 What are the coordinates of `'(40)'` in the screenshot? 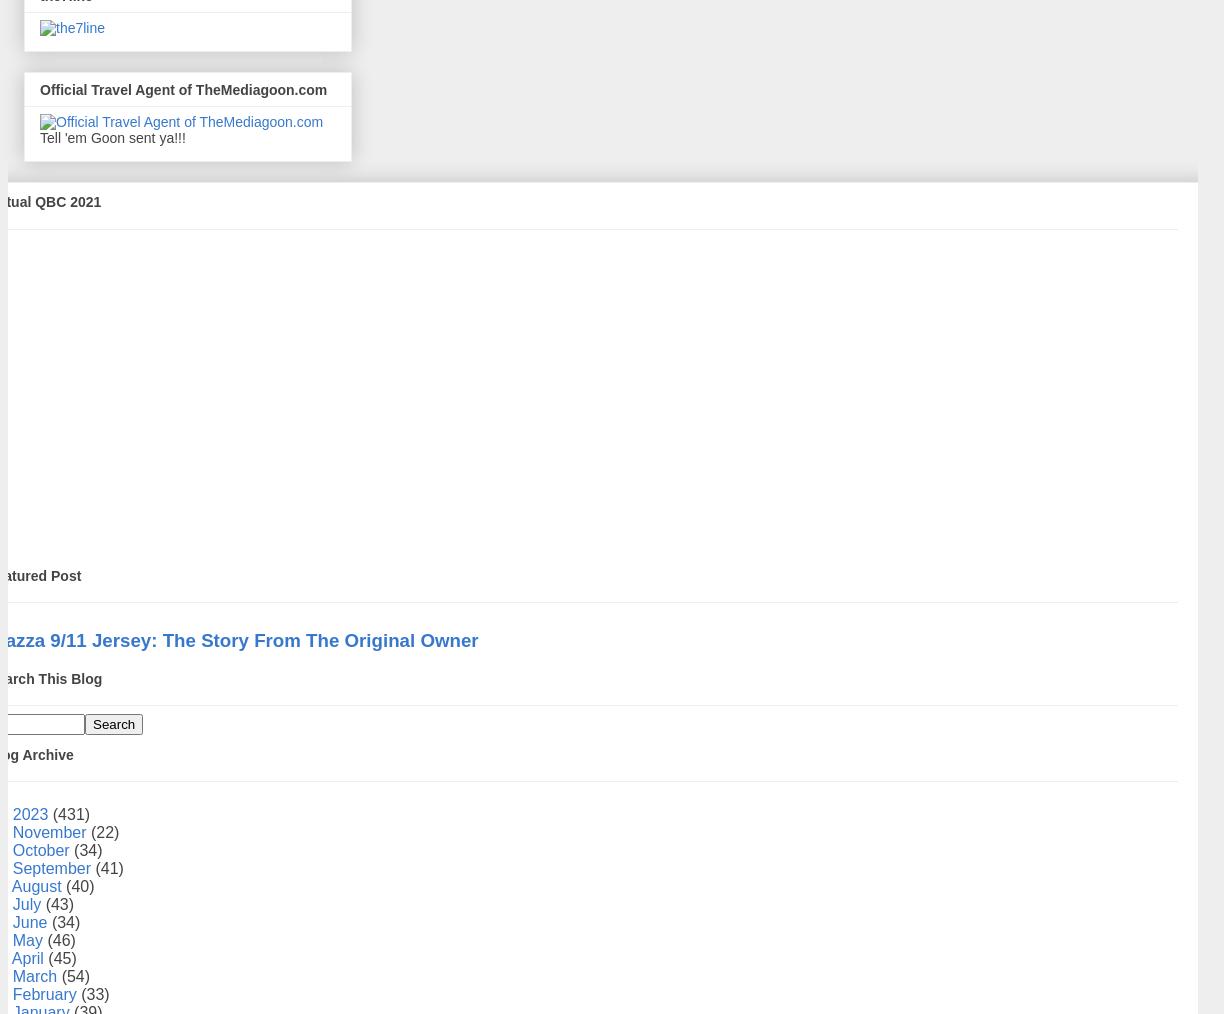 It's located at (65, 884).